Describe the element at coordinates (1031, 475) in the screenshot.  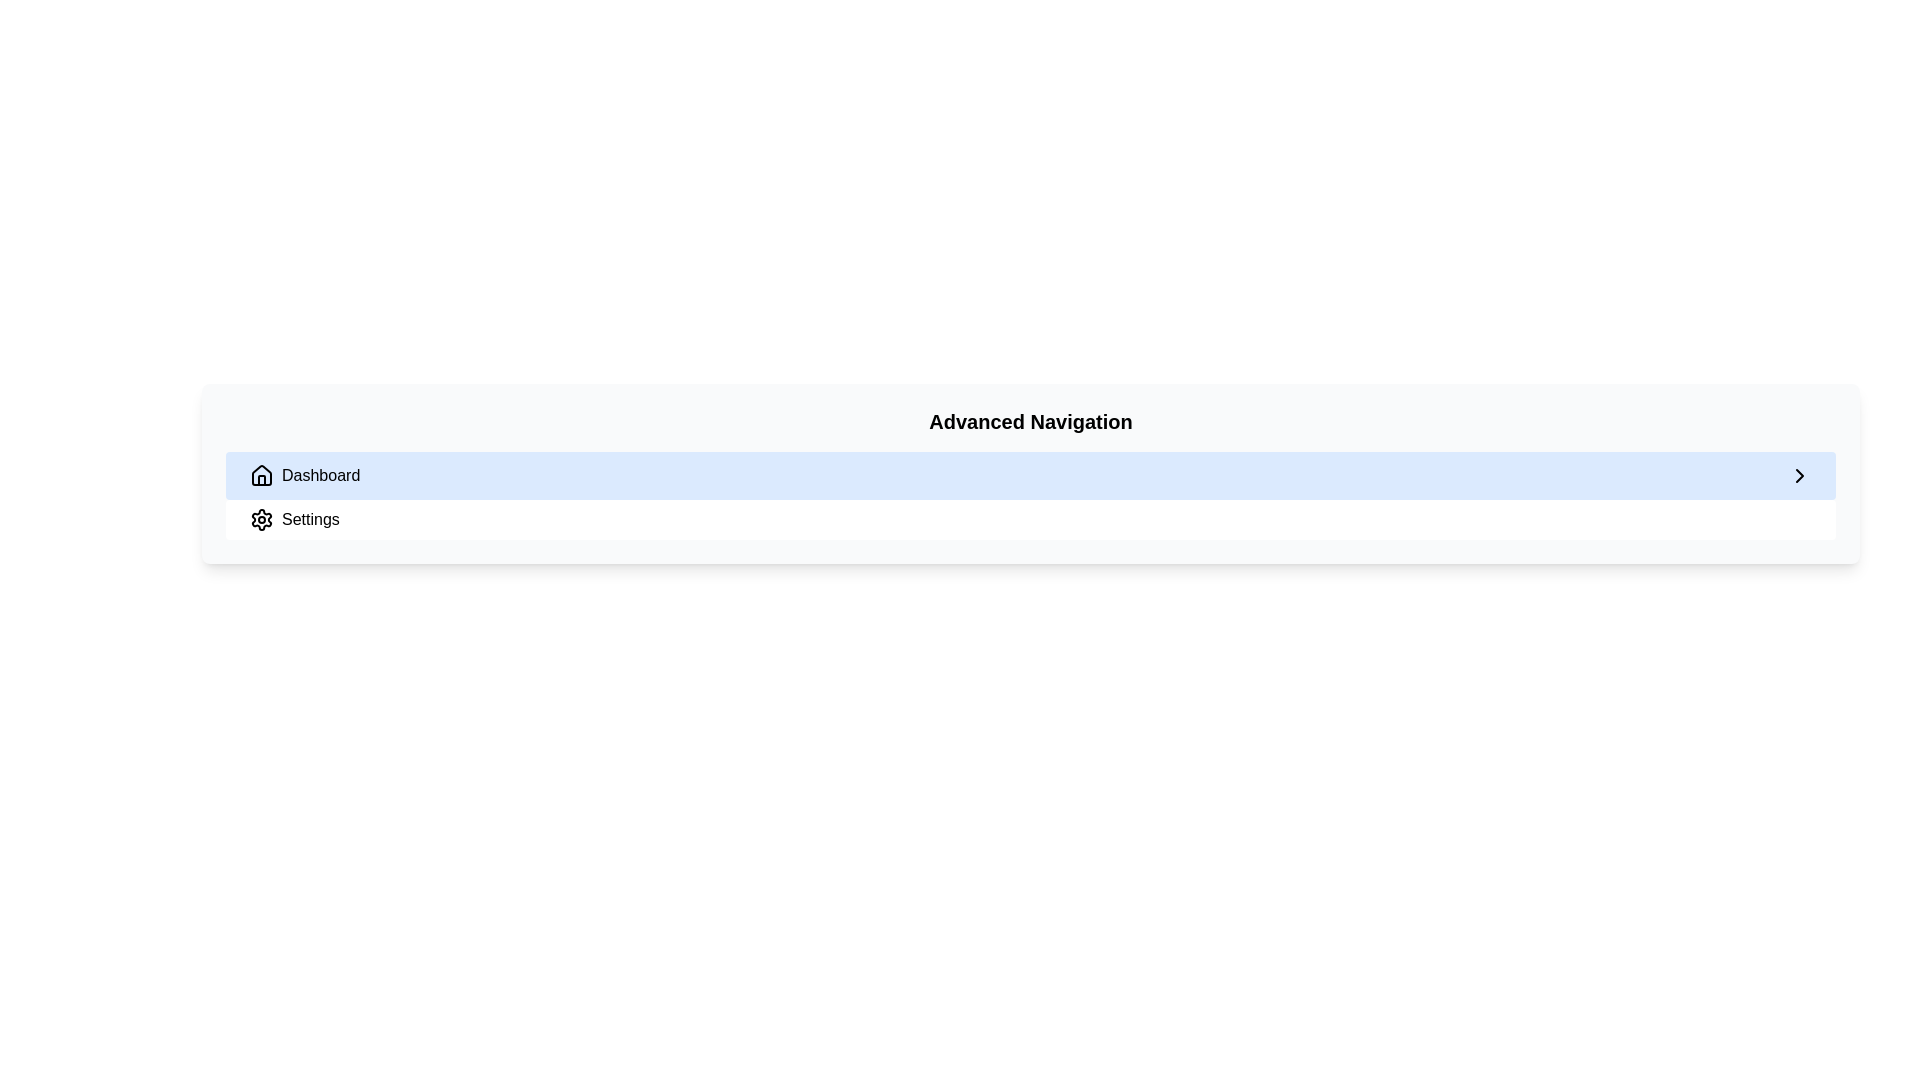
I see `the first Navigation Menu Item labeled 'Dashboard'` at that location.